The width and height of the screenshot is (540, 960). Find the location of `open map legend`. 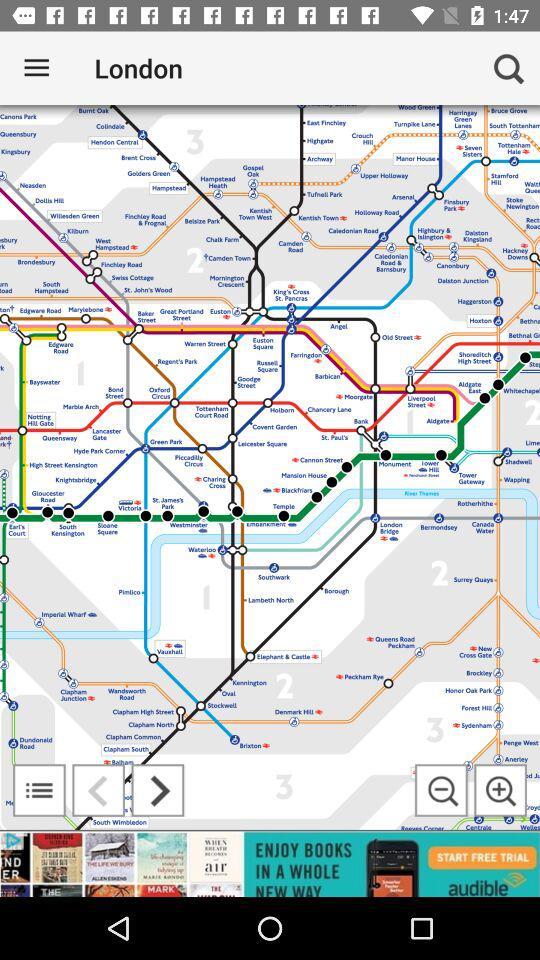

open map legend is located at coordinates (39, 790).